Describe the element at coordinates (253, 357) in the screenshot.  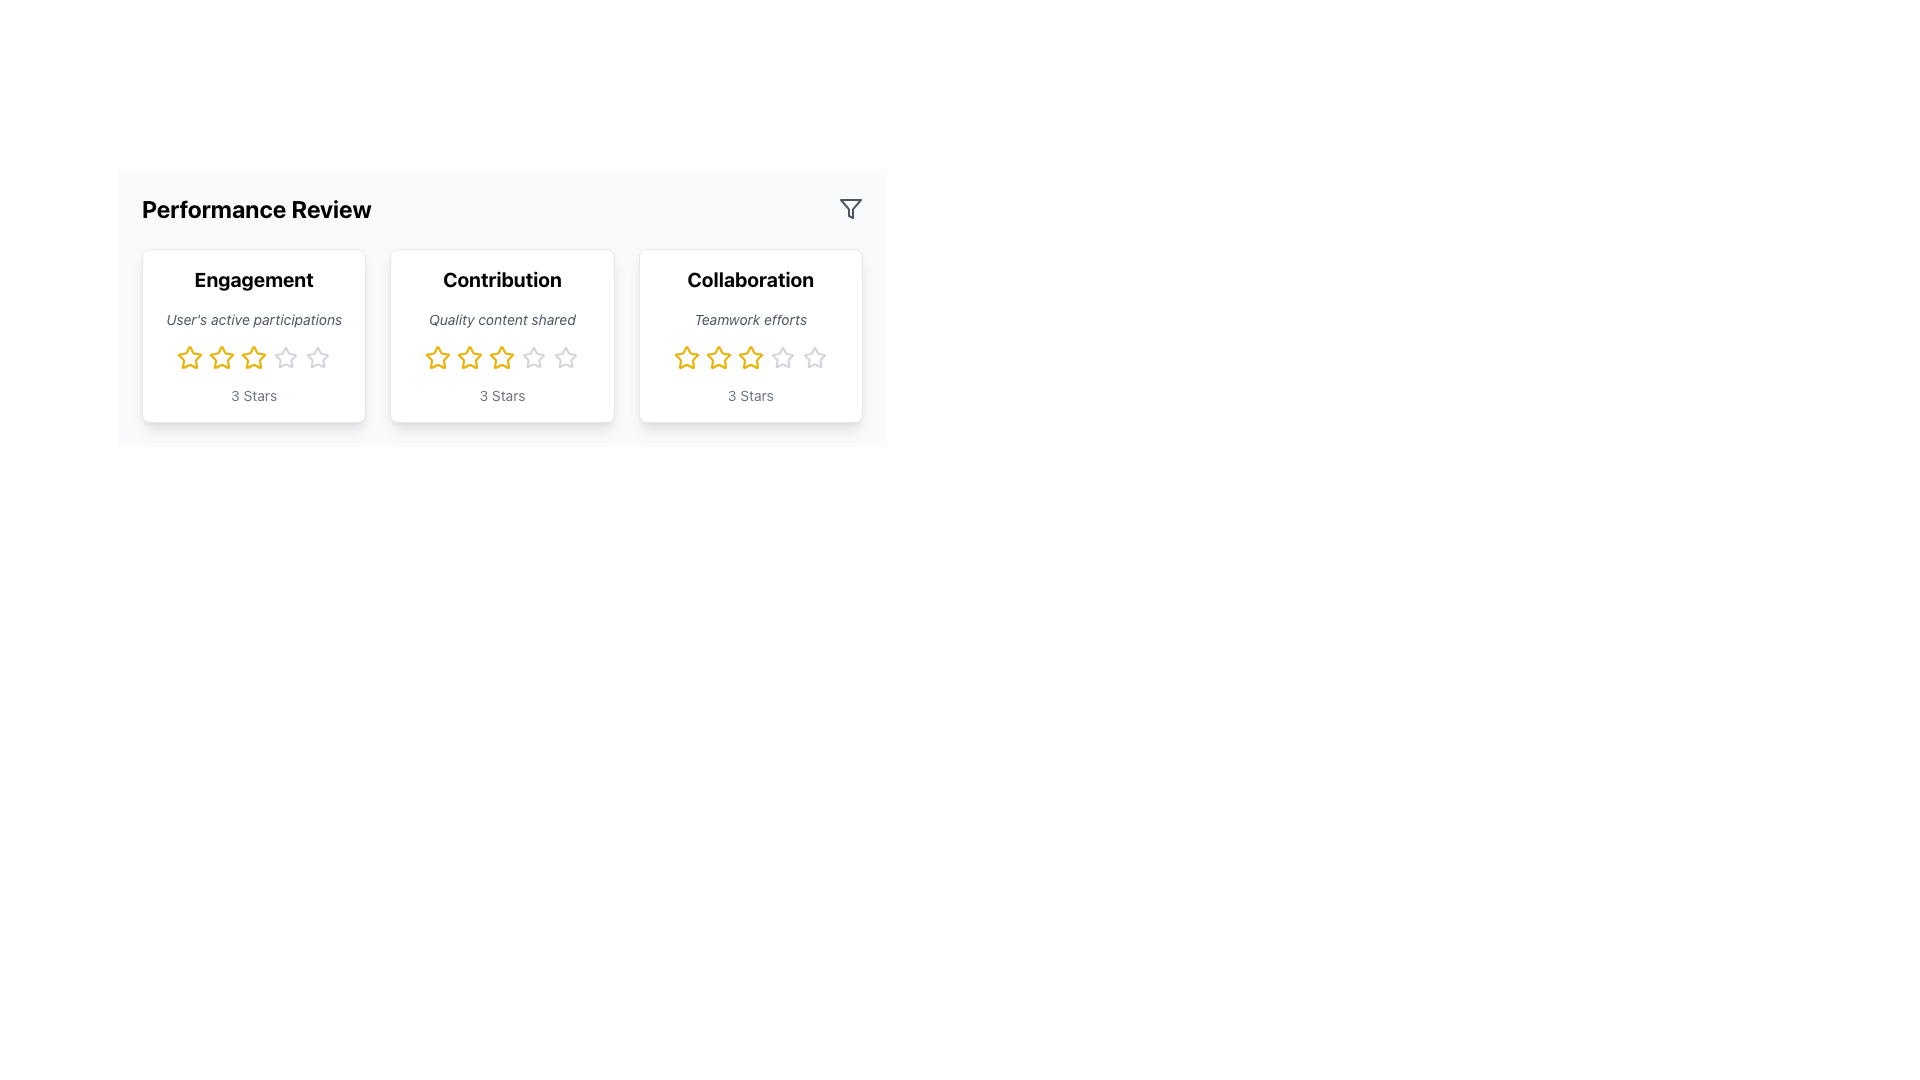
I see `the highlighted third star icon in the 5-star rating component located beneath the 'Engagement' heading` at that location.